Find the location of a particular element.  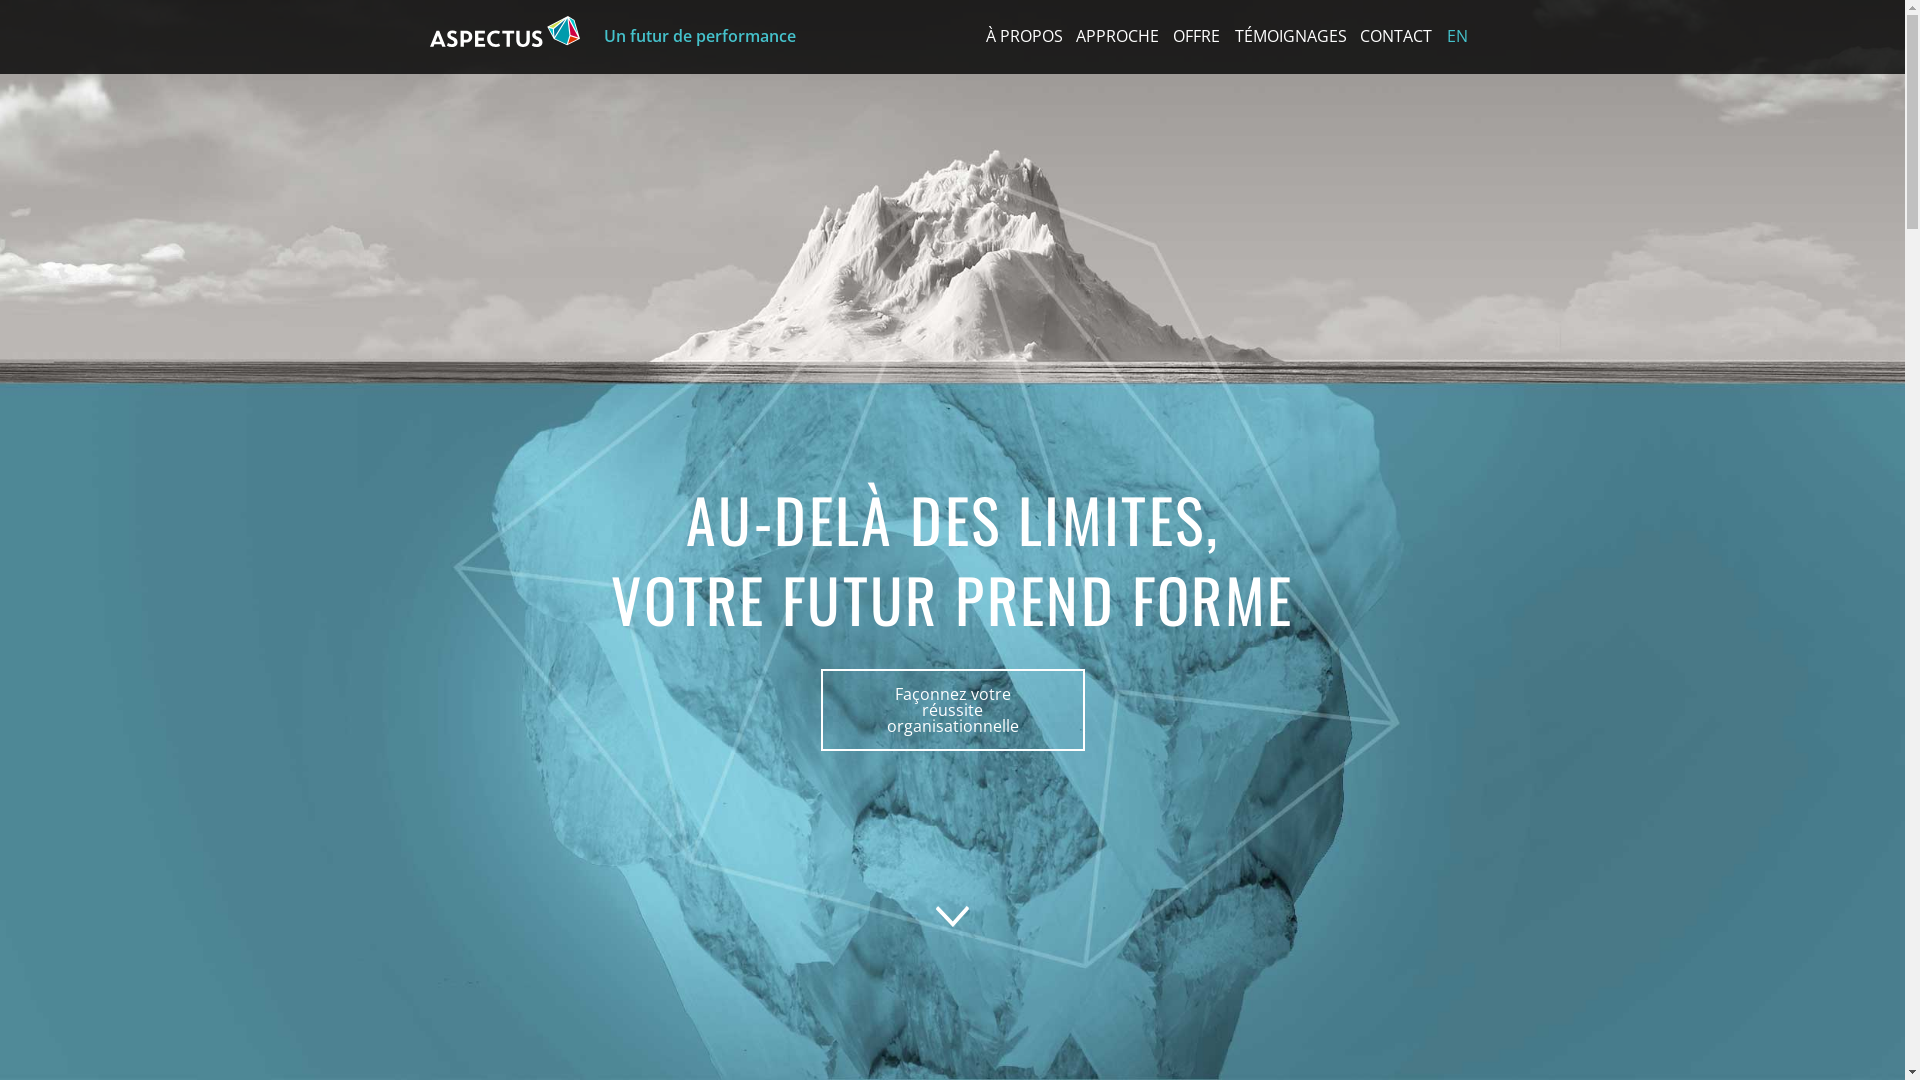

'APPROCHE' is located at coordinates (1115, 35).